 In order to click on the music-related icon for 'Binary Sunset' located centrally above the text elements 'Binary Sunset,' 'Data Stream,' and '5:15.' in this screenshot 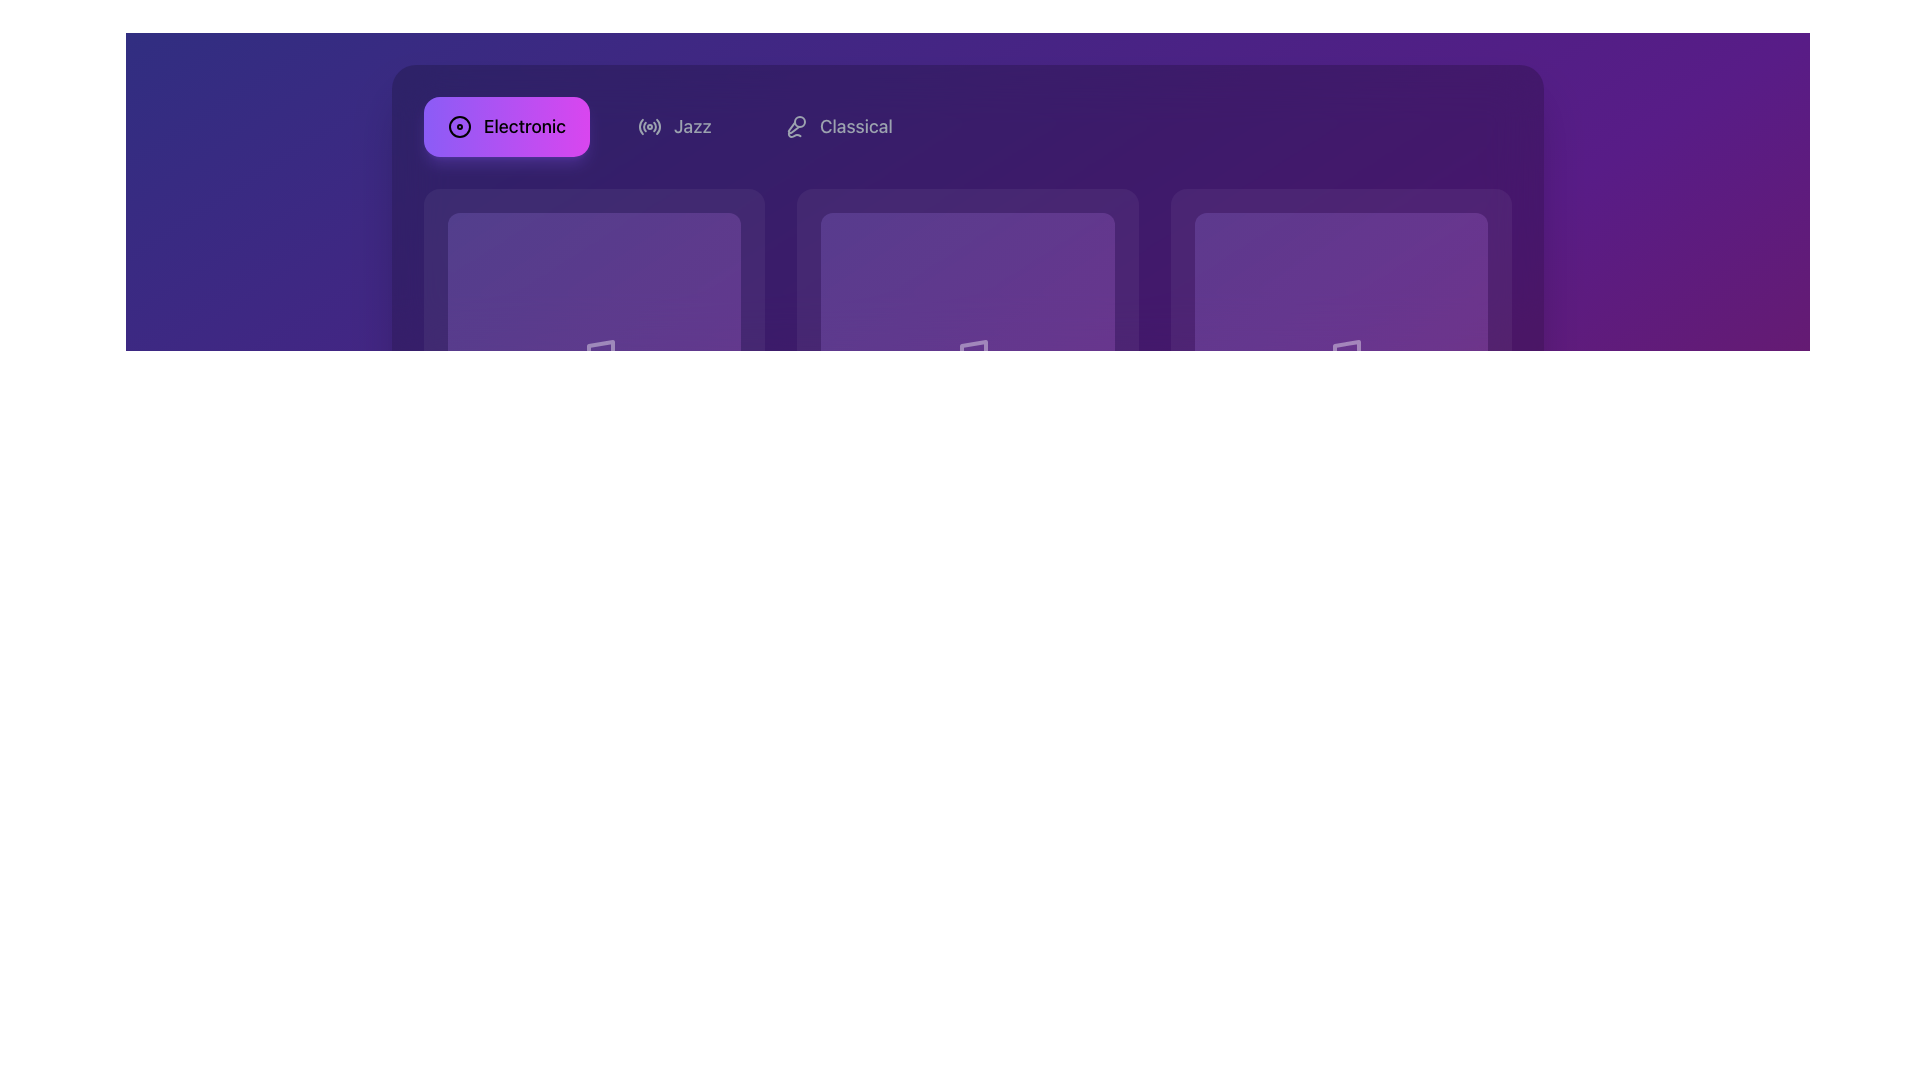, I will do `click(1341, 358)`.